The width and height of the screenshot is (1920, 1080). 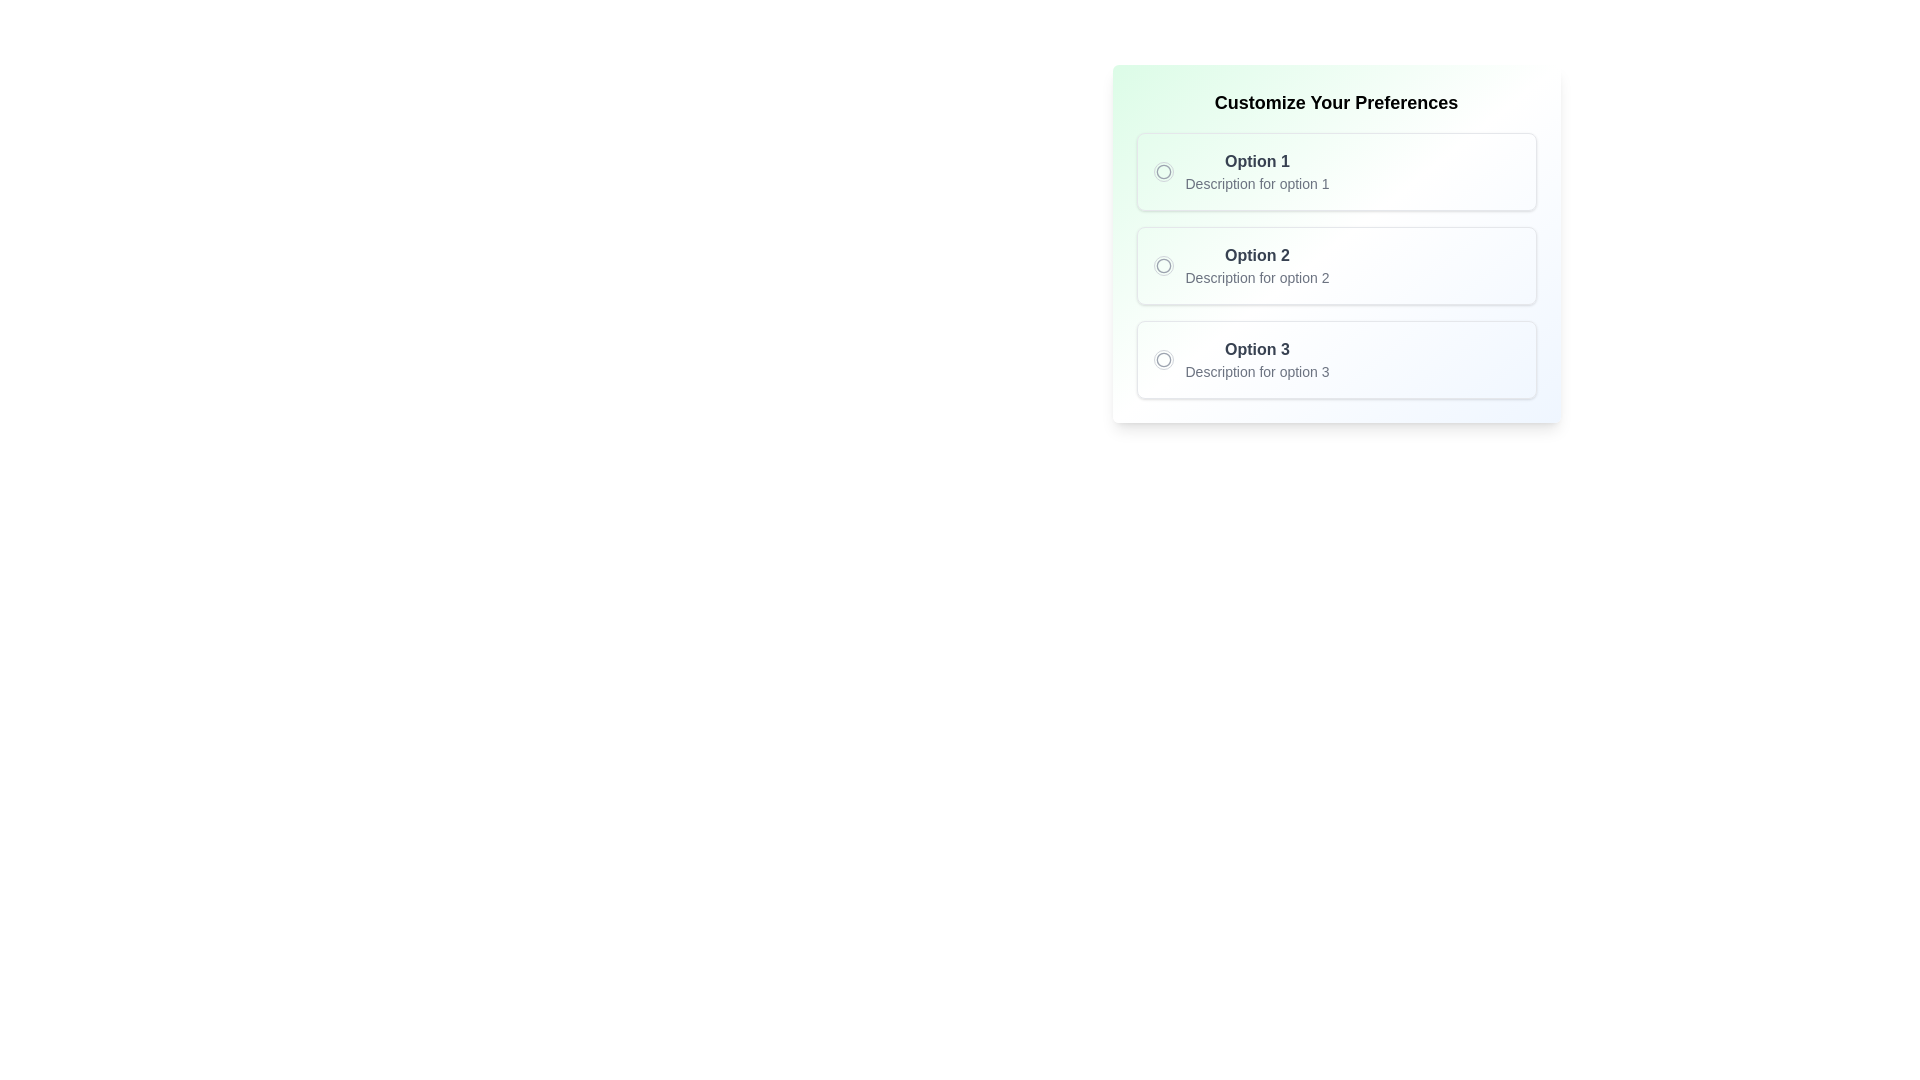 What do you see at coordinates (1256, 358) in the screenshot?
I see `the 'Option 3' text label and description pair` at bounding box center [1256, 358].